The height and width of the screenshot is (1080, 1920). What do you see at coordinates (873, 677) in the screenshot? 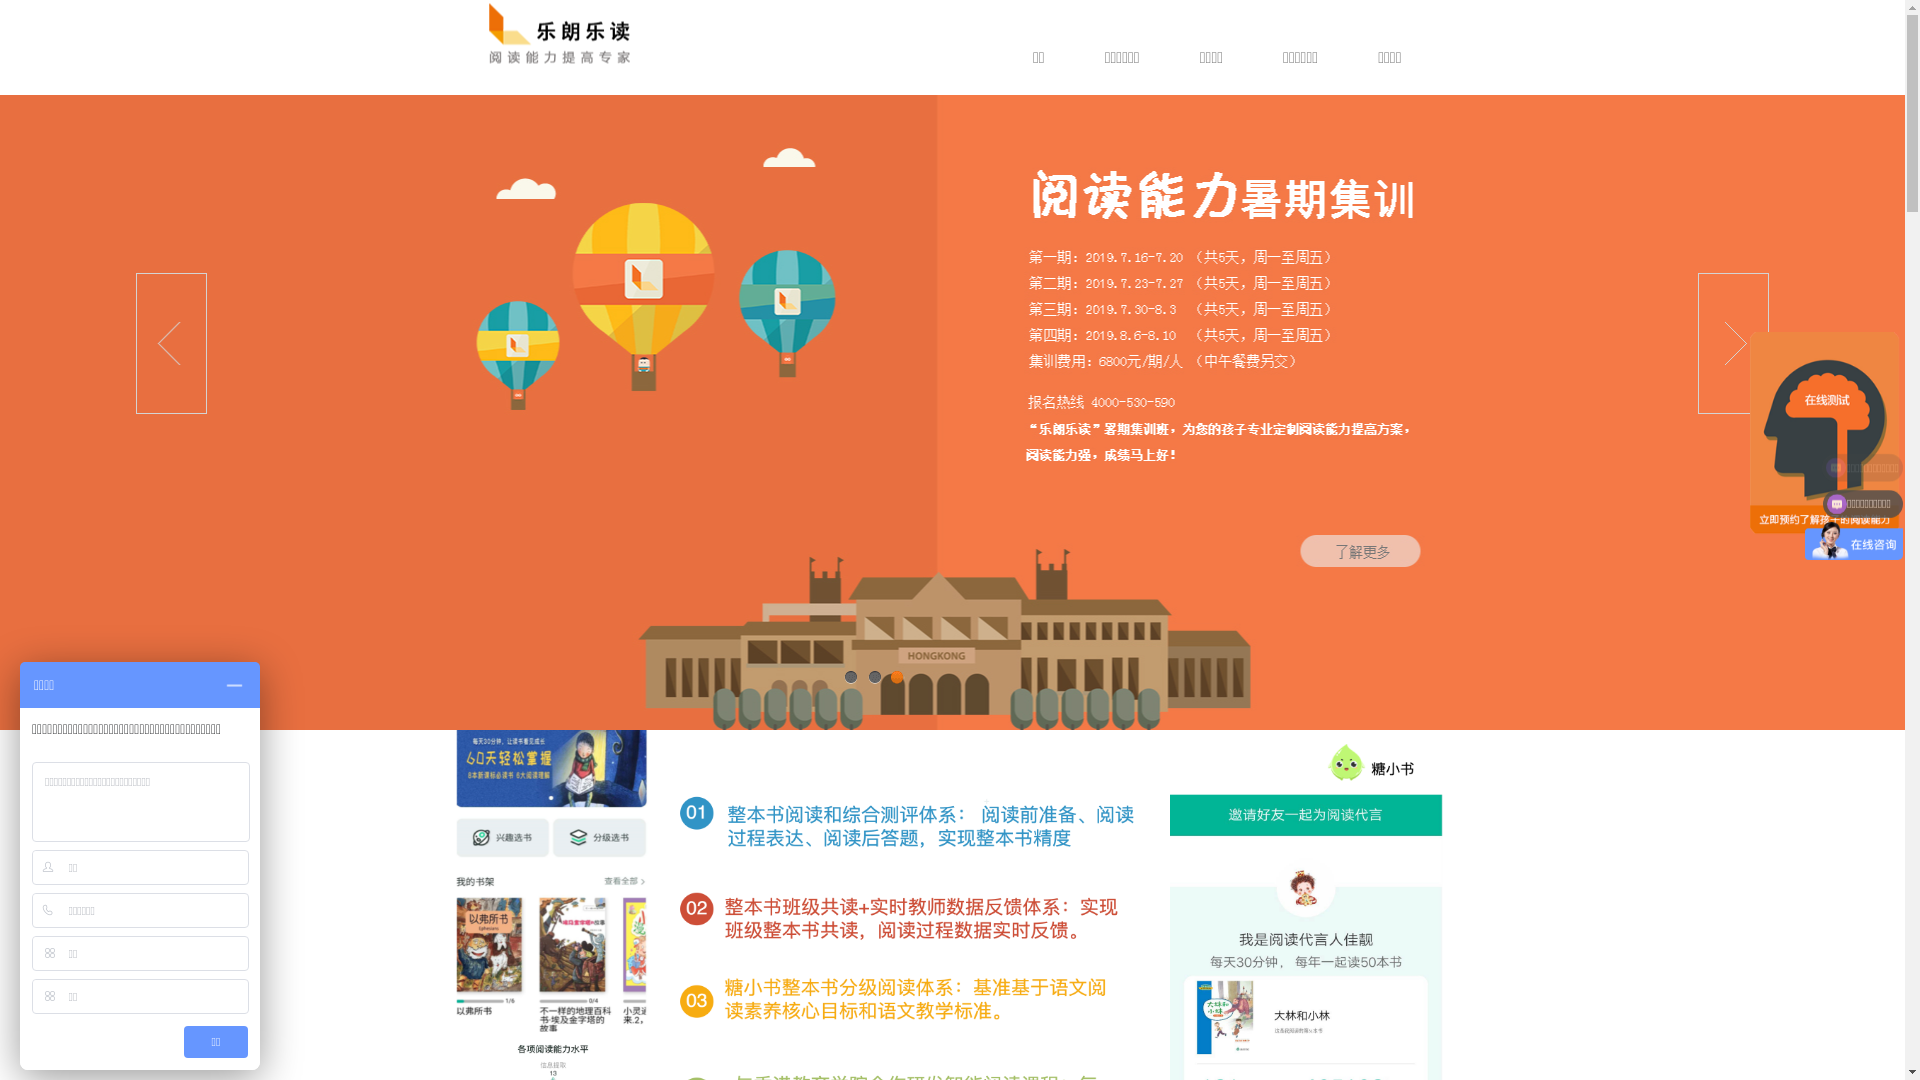
I see `'2'` at bounding box center [873, 677].